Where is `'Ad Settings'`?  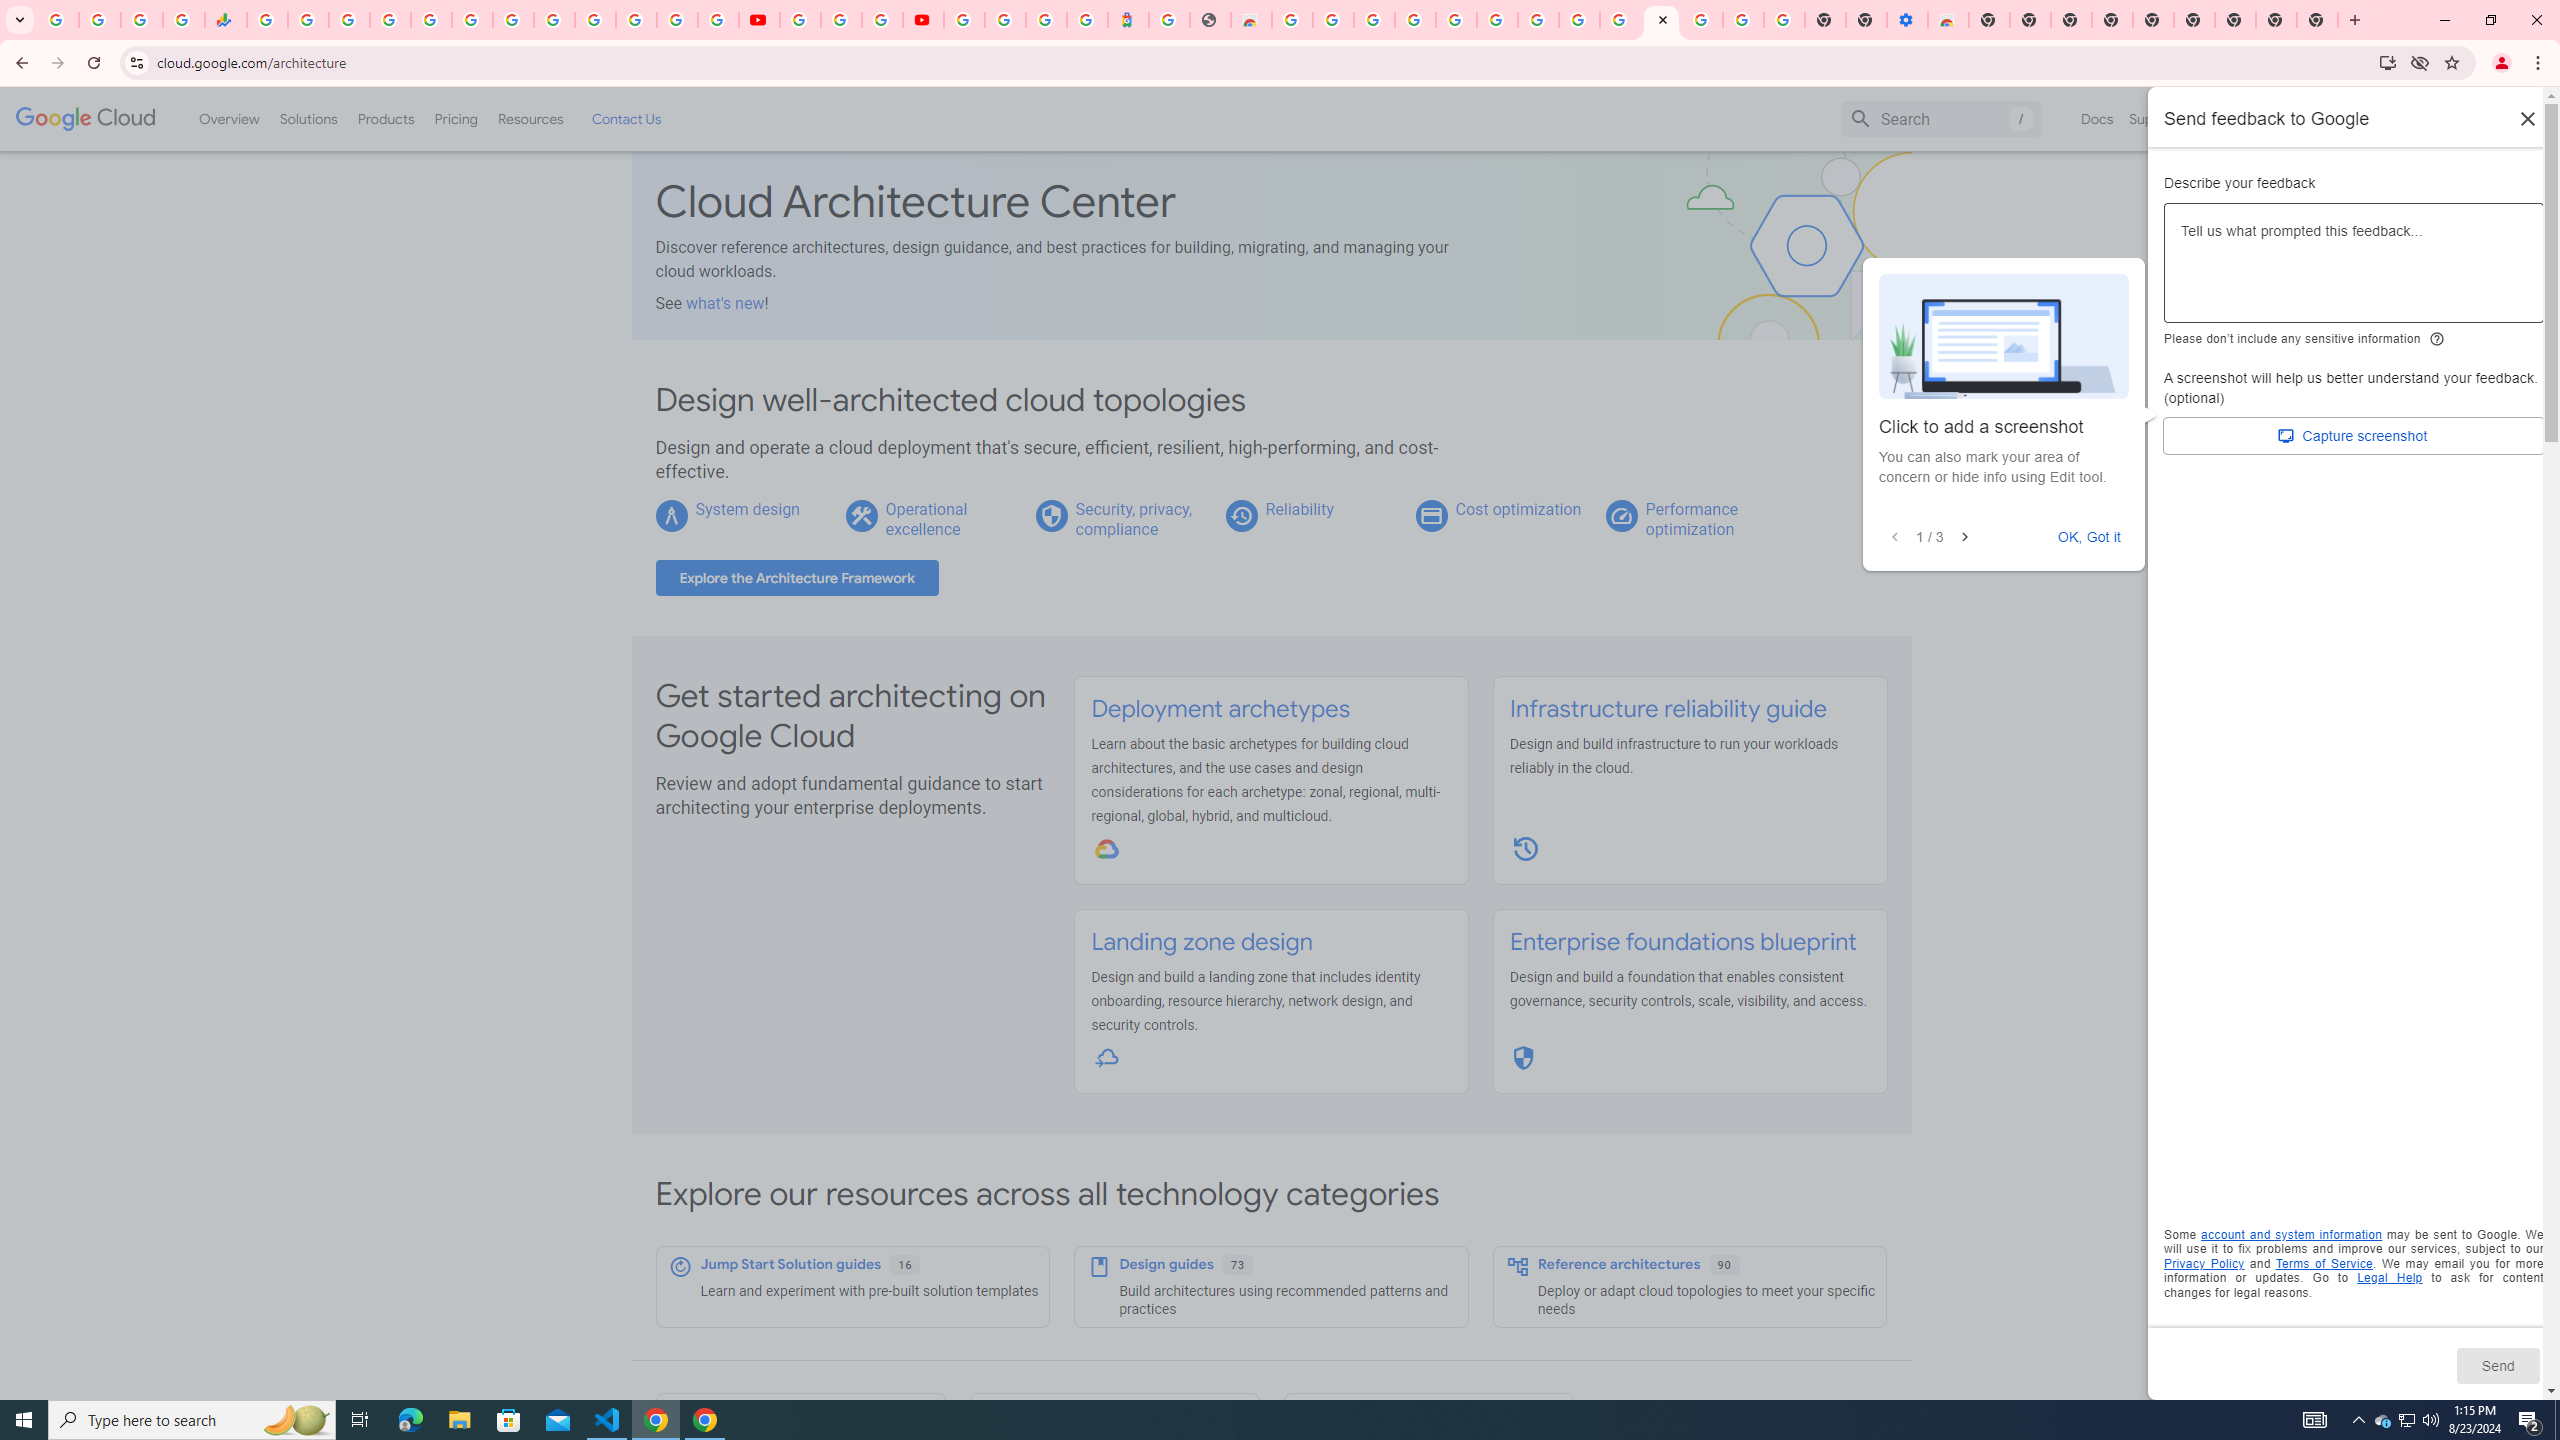 'Ad Settings' is located at coordinates (1414, 19).